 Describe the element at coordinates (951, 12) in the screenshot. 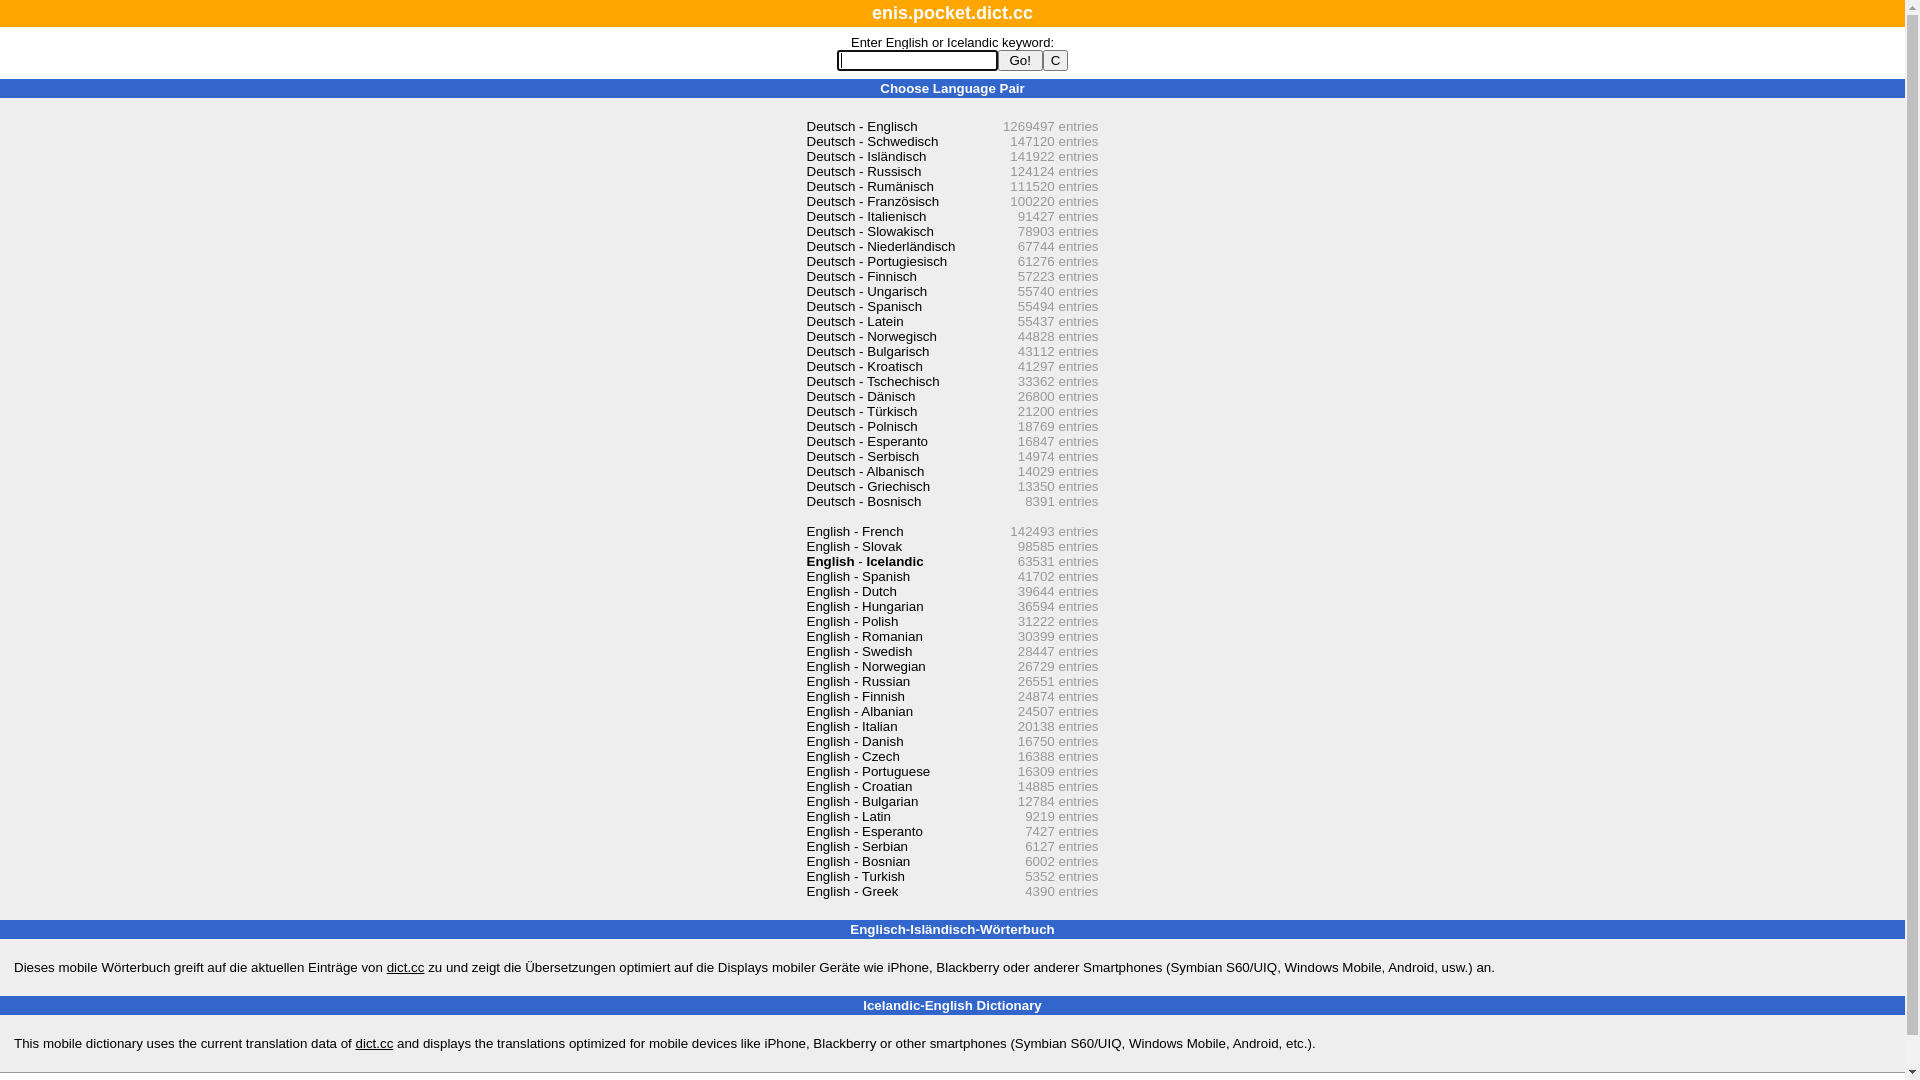

I see `'enis.pocket.dict.cc'` at that location.